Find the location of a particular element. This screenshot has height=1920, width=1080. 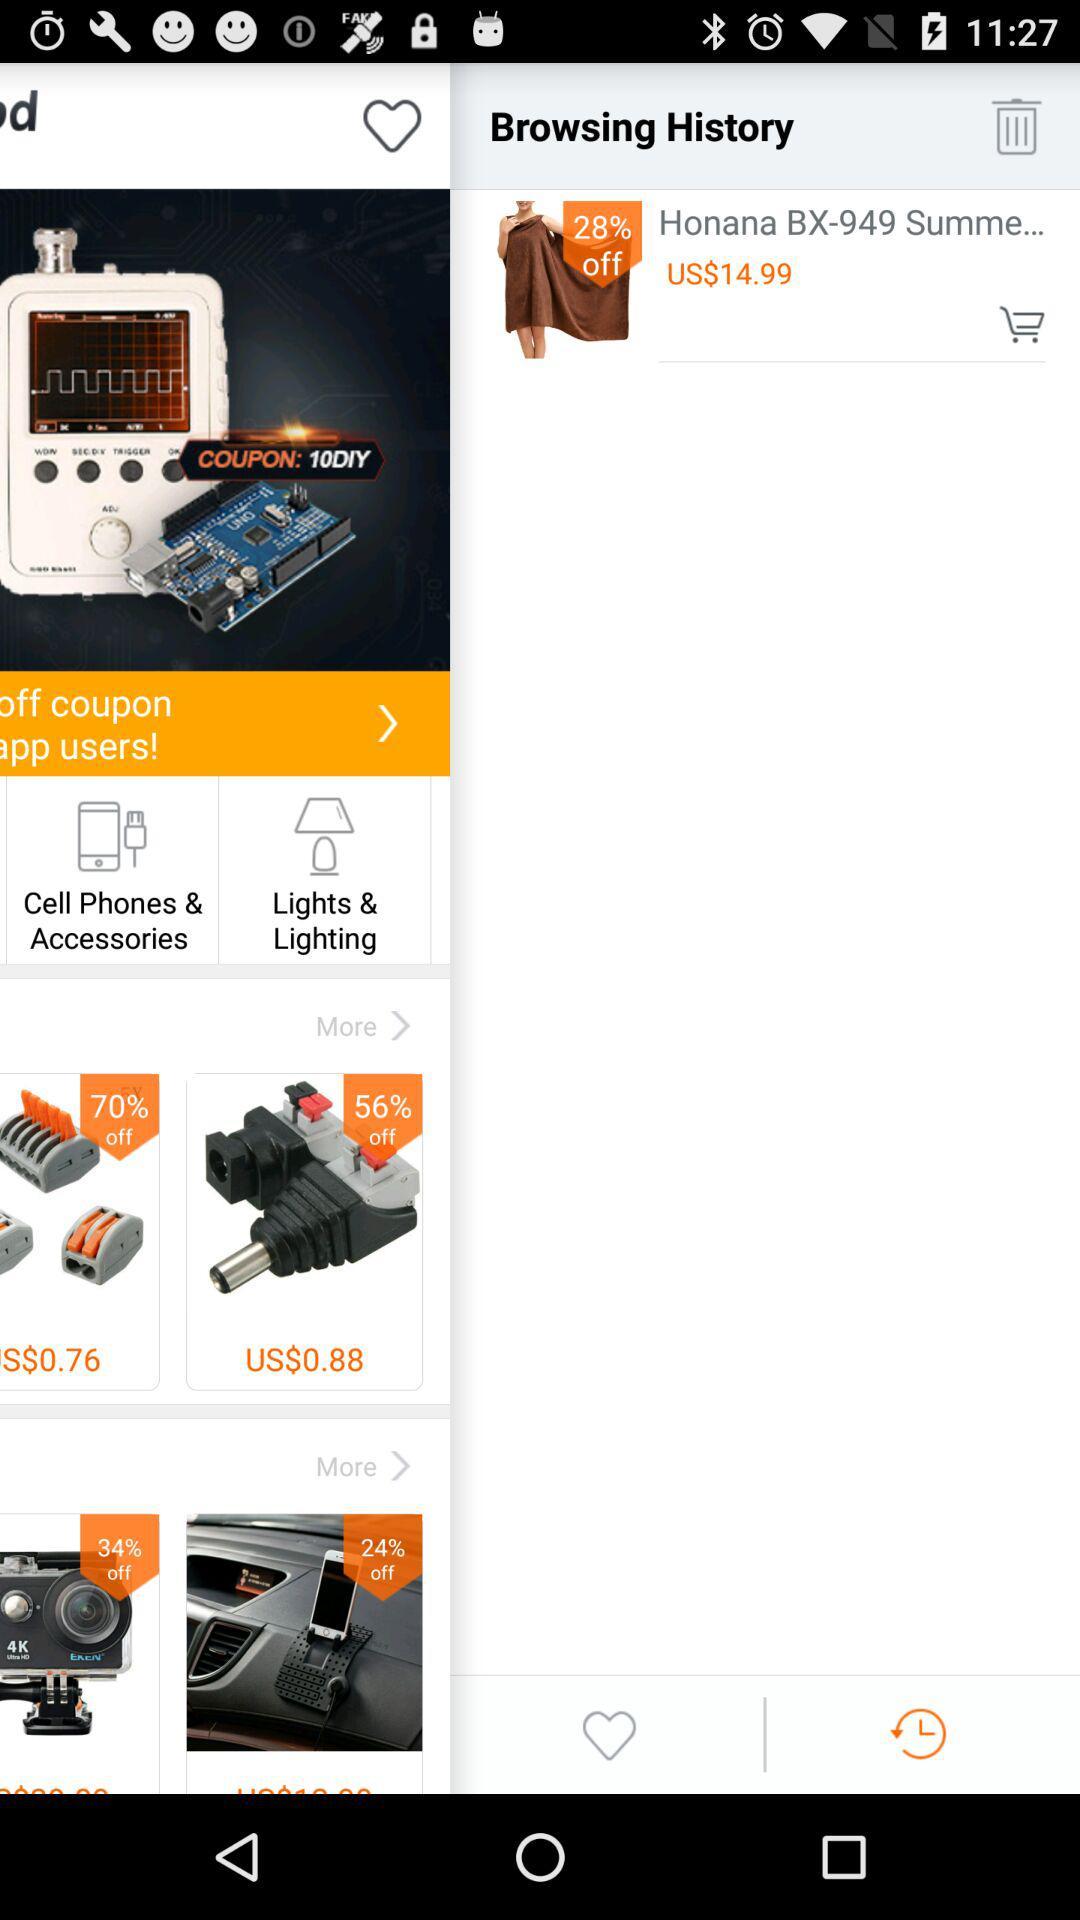

to favorites is located at coordinates (392, 124).